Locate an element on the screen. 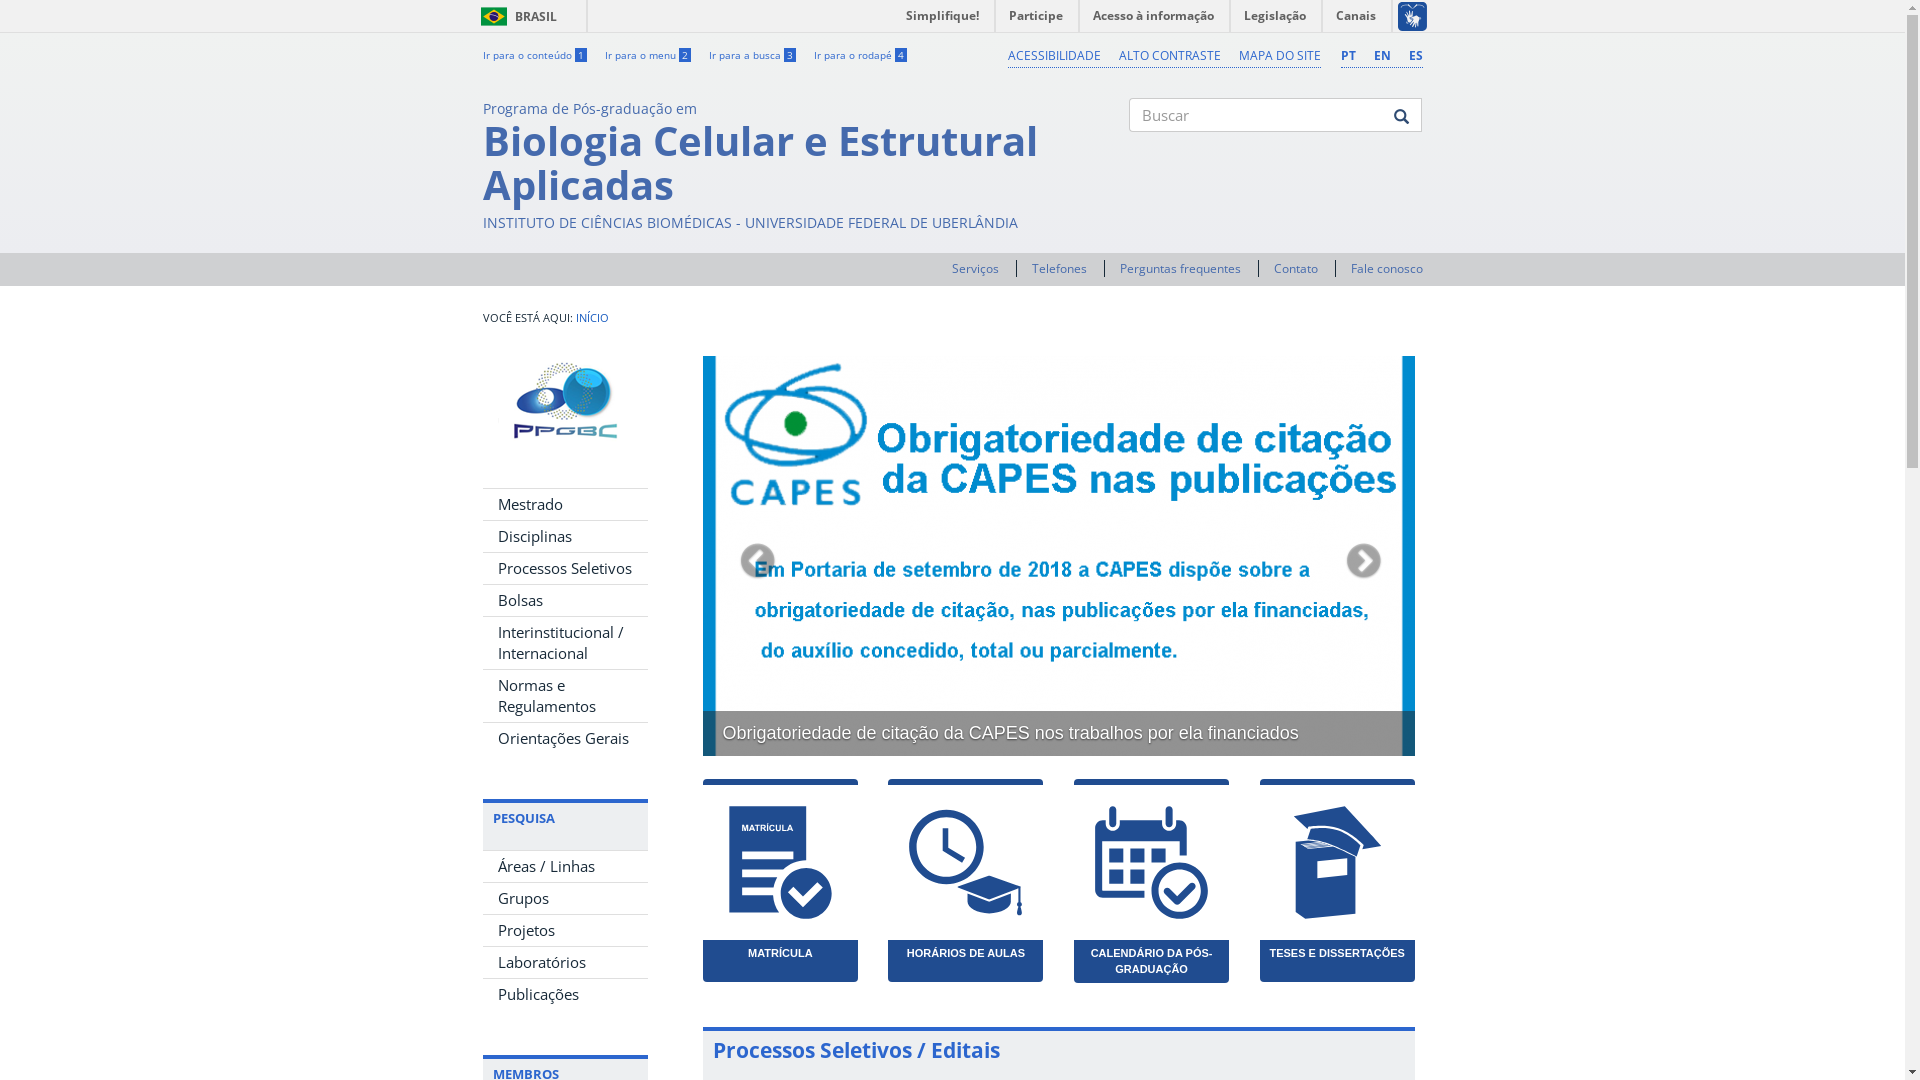 This screenshot has width=1920, height=1080. 'Fale conosco' is located at coordinates (1349, 267).